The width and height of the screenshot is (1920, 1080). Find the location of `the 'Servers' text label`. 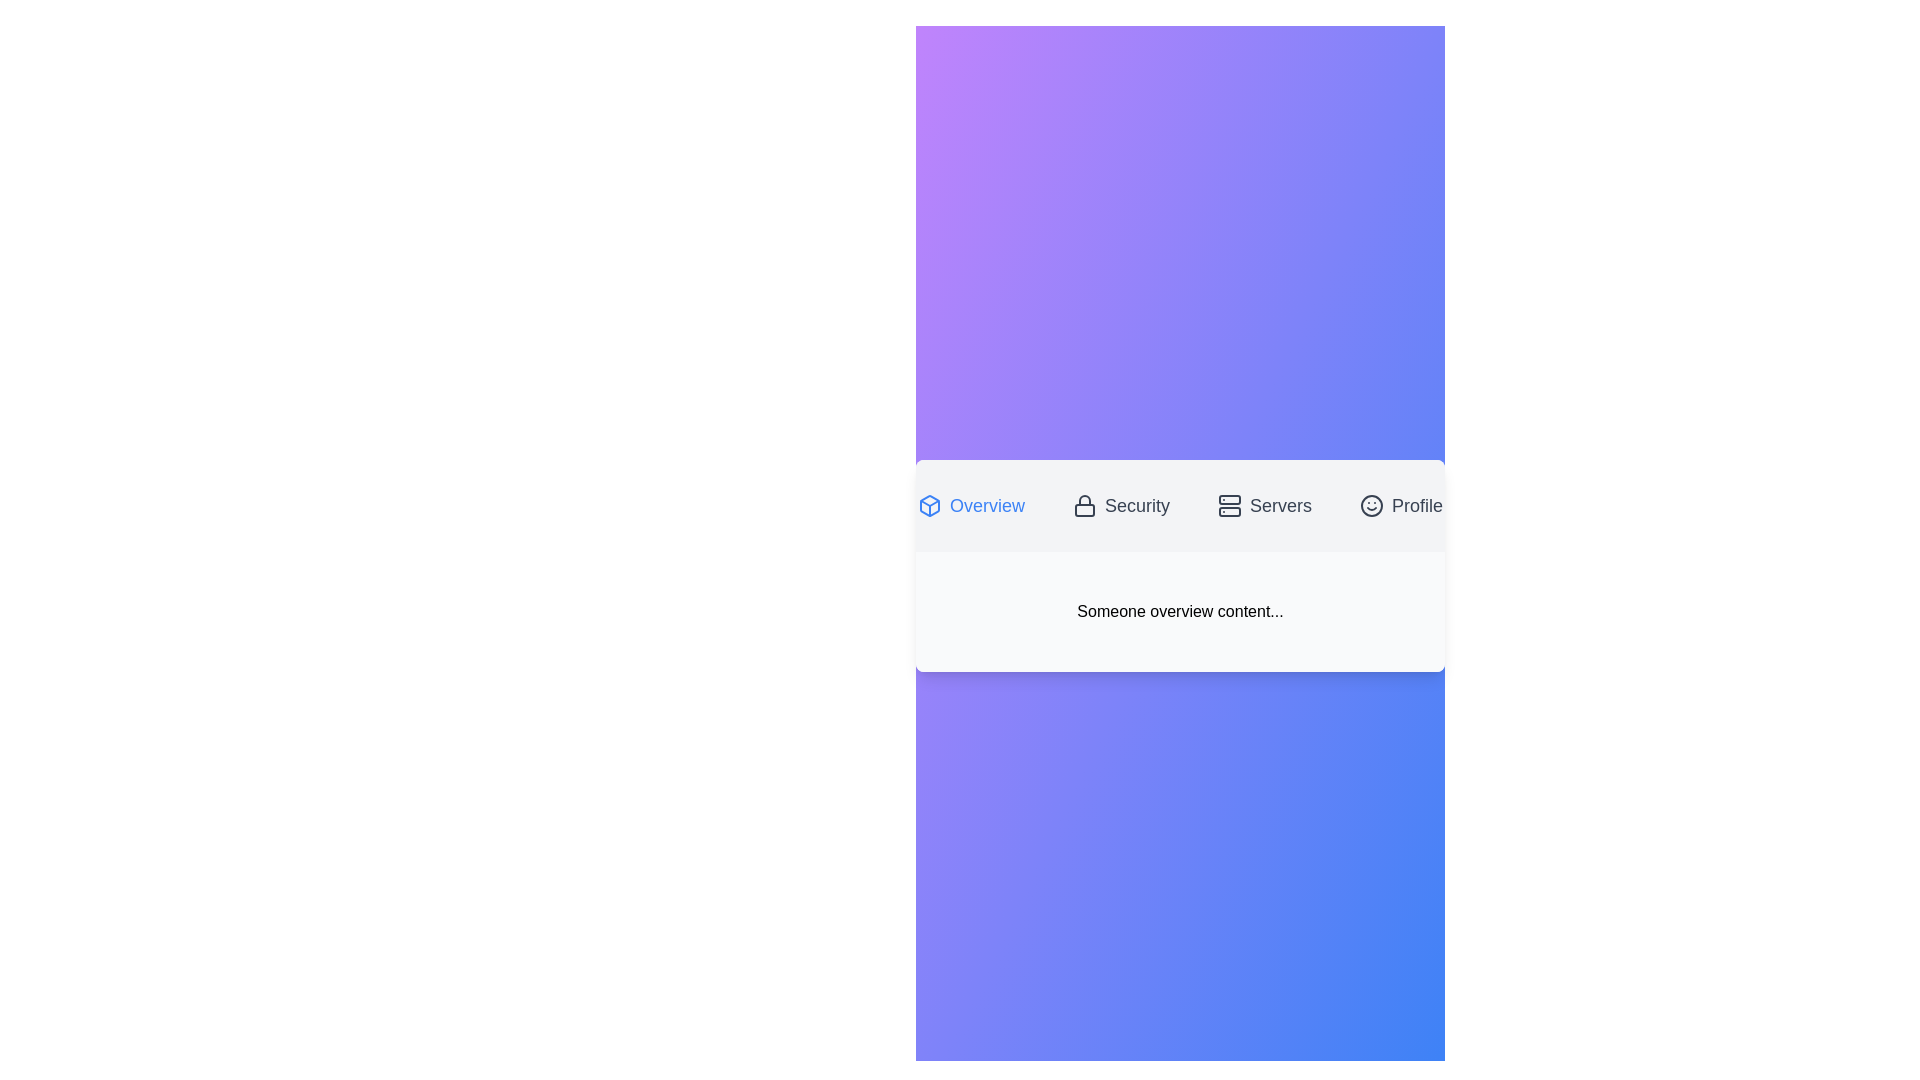

the 'Servers' text label is located at coordinates (1281, 504).